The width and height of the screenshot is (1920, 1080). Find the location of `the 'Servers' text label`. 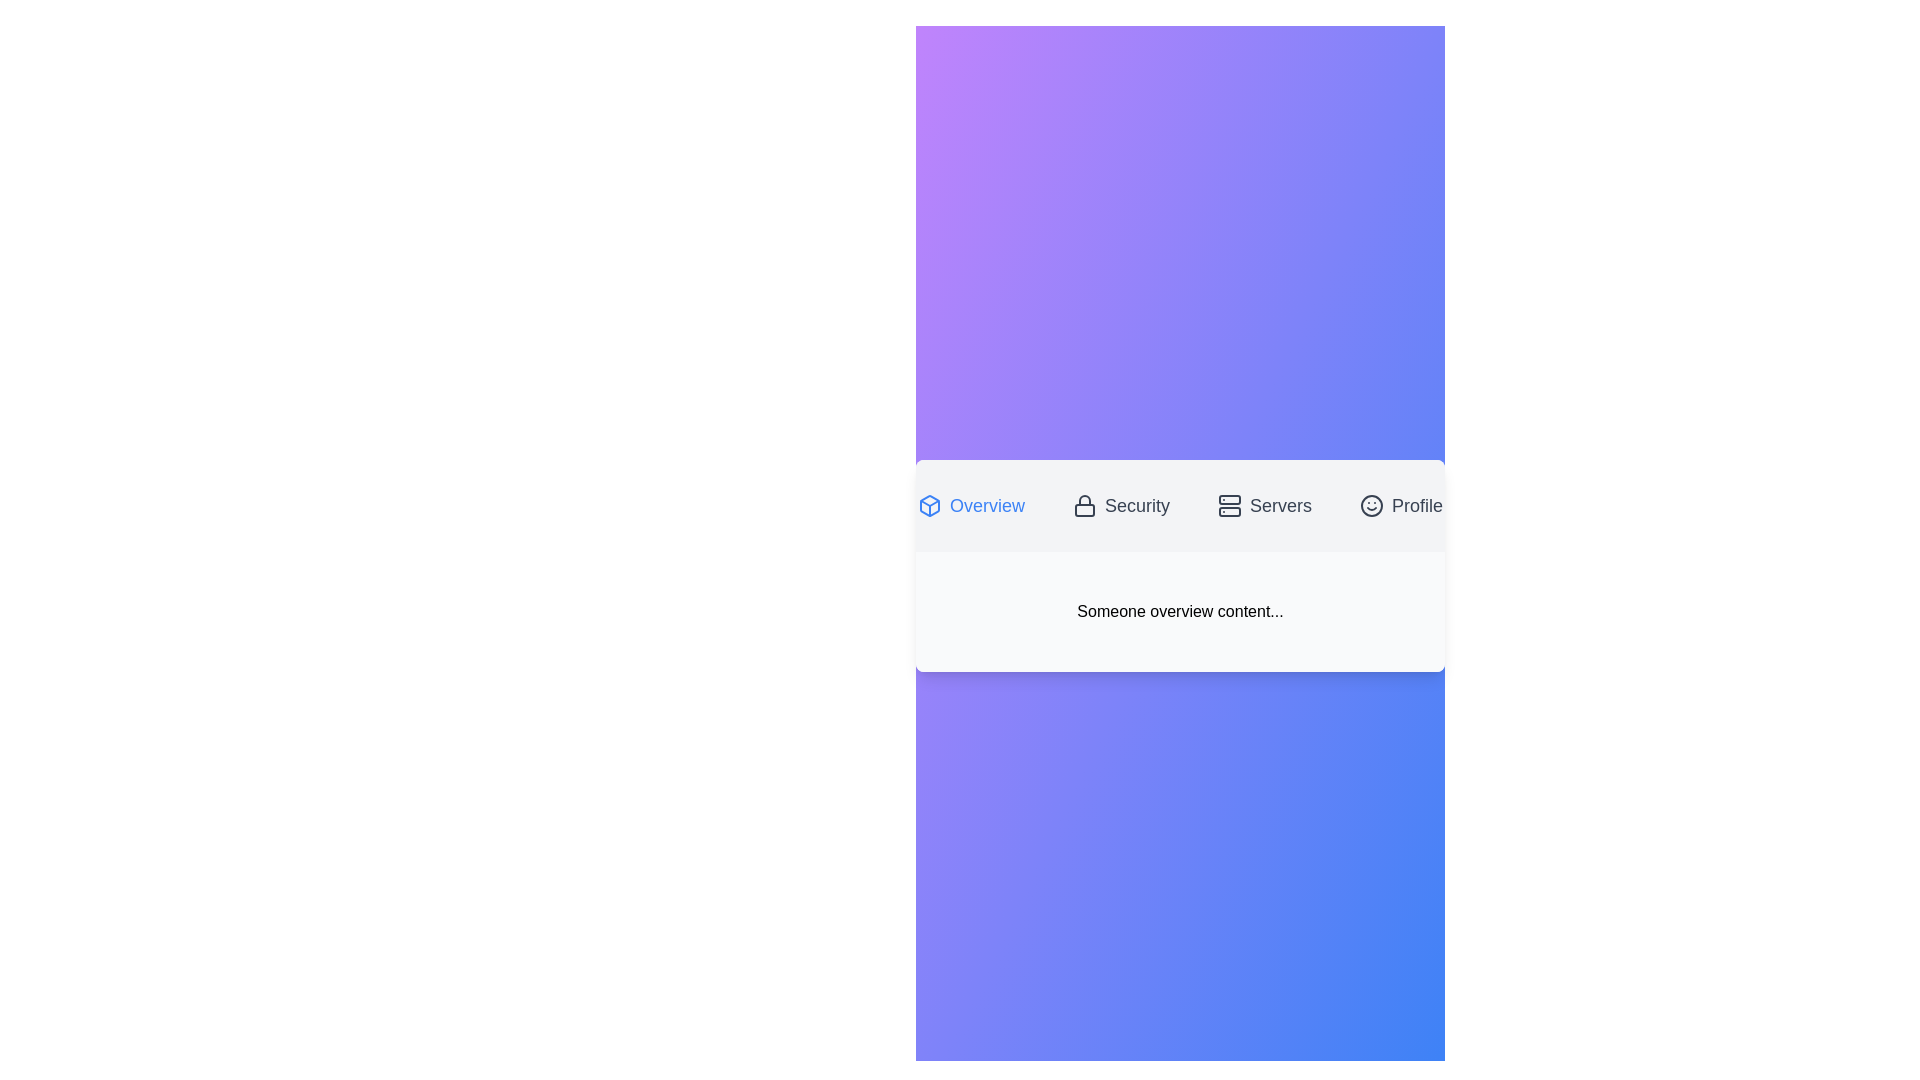

the 'Servers' text label is located at coordinates (1281, 504).